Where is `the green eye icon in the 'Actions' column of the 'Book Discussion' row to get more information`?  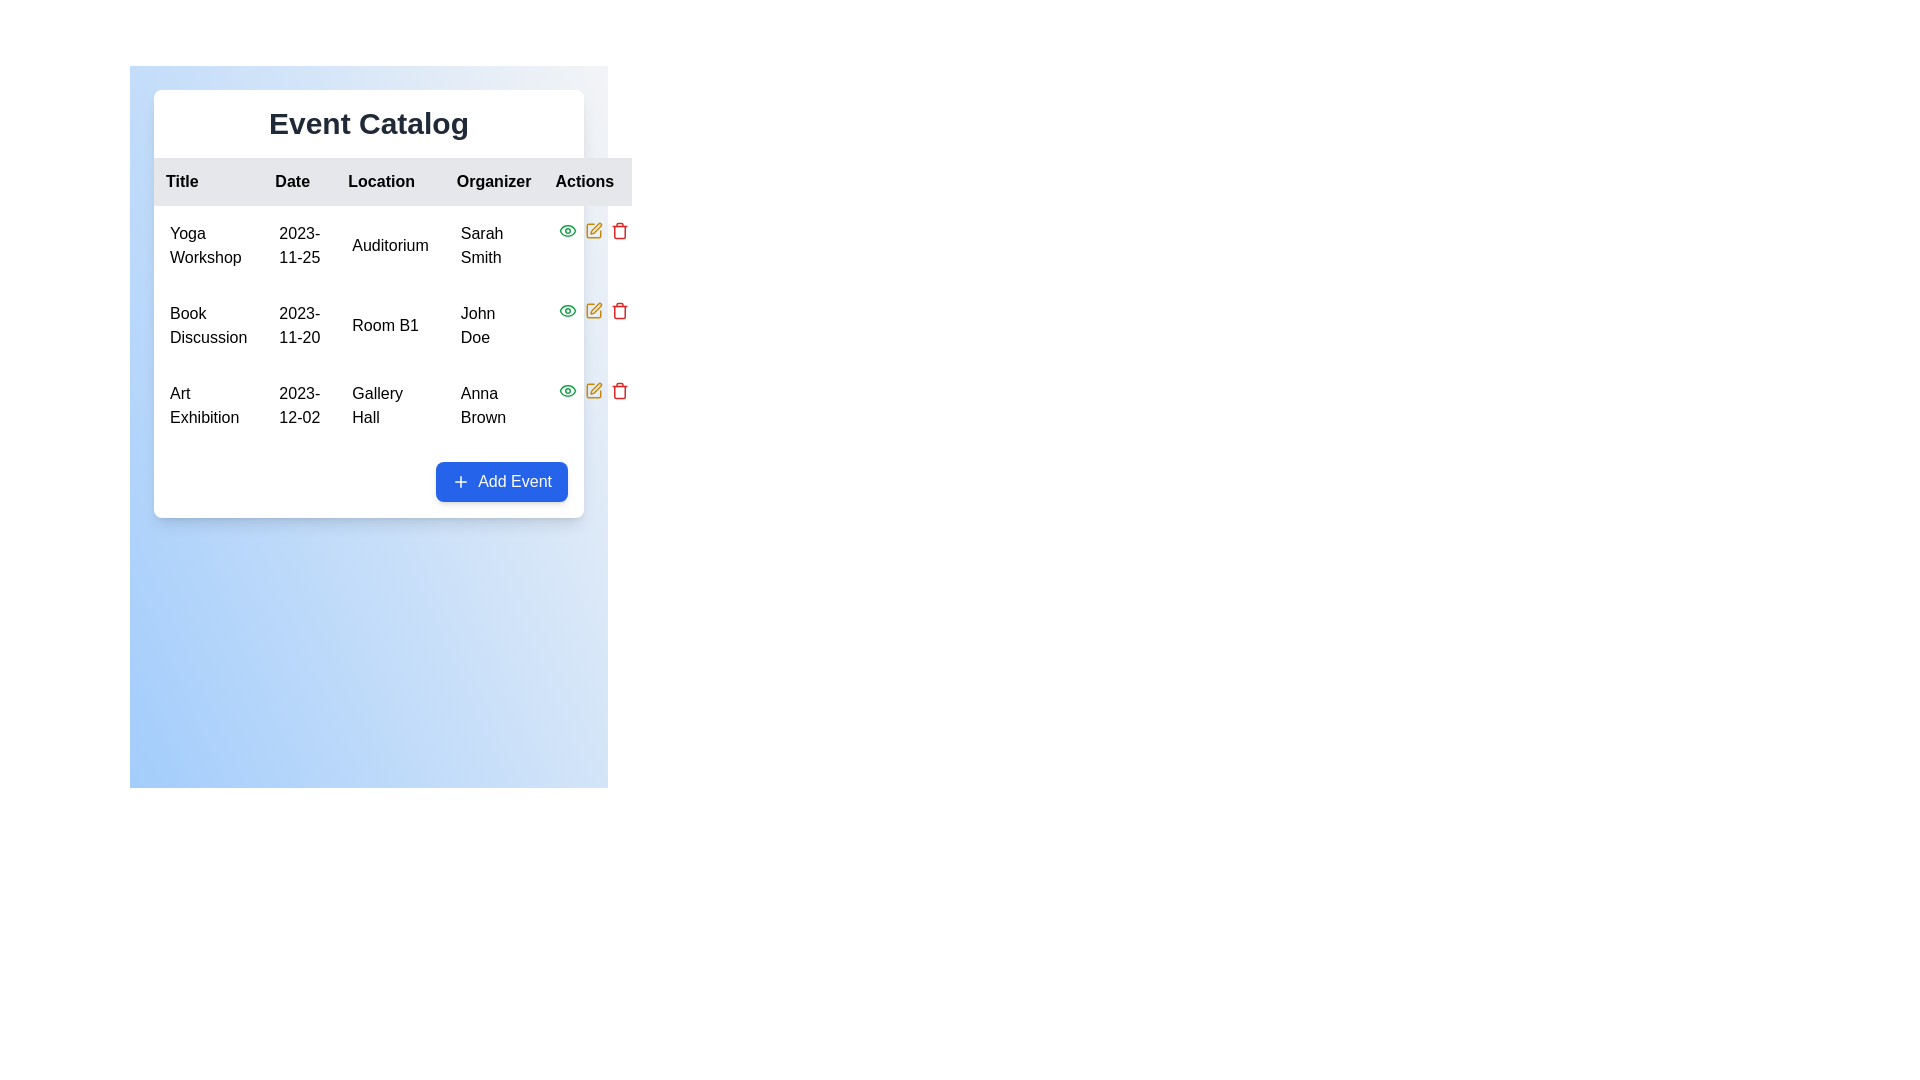
the green eye icon in the 'Actions' column of the 'Book Discussion' row to get more information is located at coordinates (567, 230).